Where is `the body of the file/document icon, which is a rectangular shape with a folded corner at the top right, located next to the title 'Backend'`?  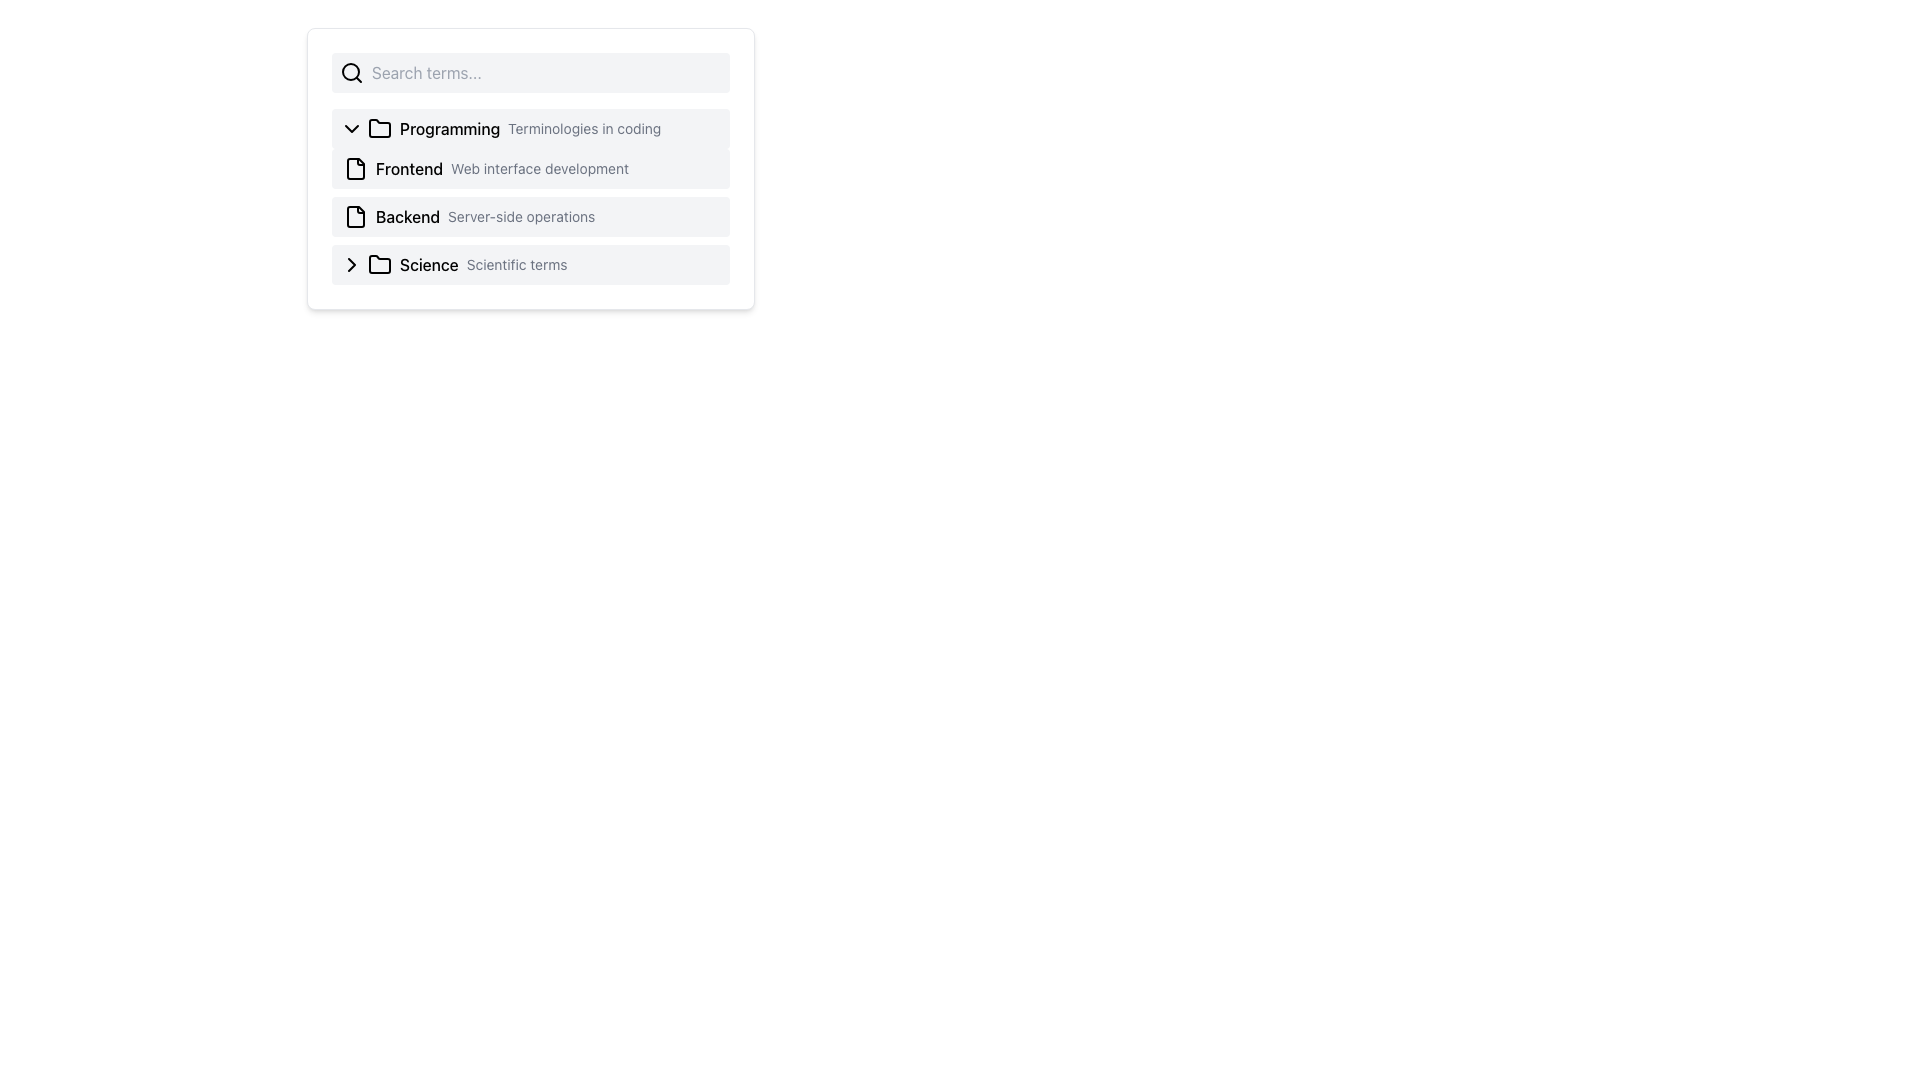 the body of the file/document icon, which is a rectangular shape with a folded corner at the top right, located next to the title 'Backend' is located at coordinates (355, 216).